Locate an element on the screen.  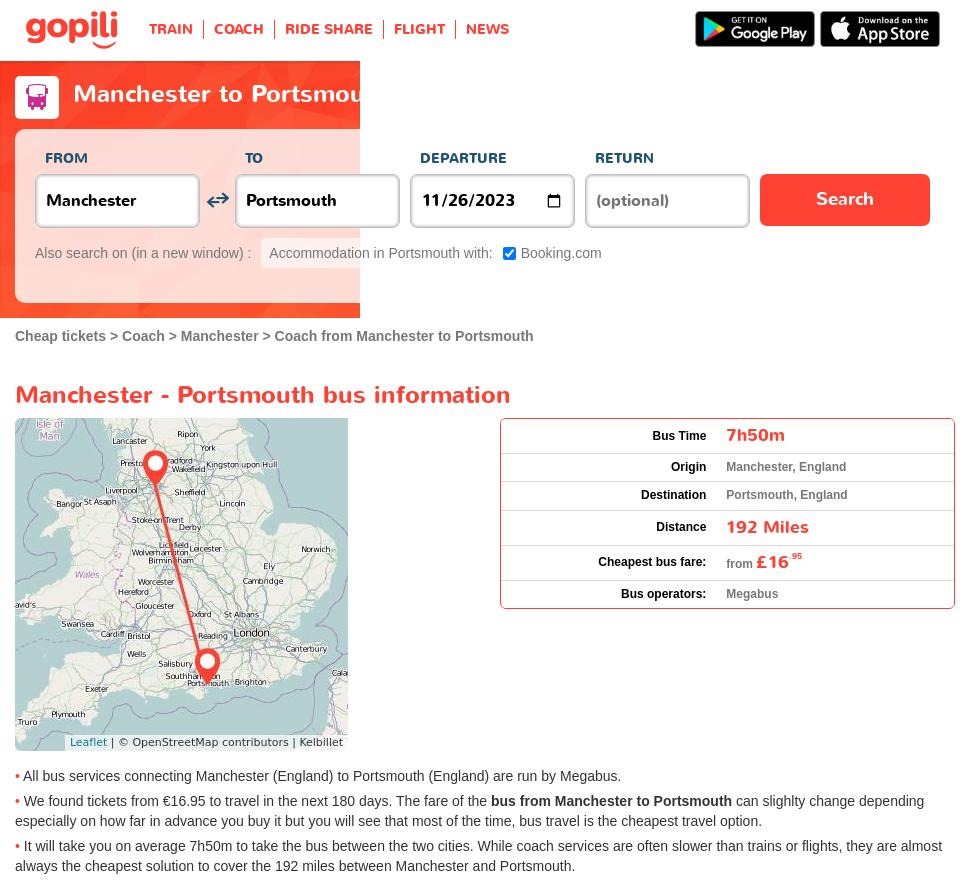
'RIDE SHARE' is located at coordinates (283, 29).